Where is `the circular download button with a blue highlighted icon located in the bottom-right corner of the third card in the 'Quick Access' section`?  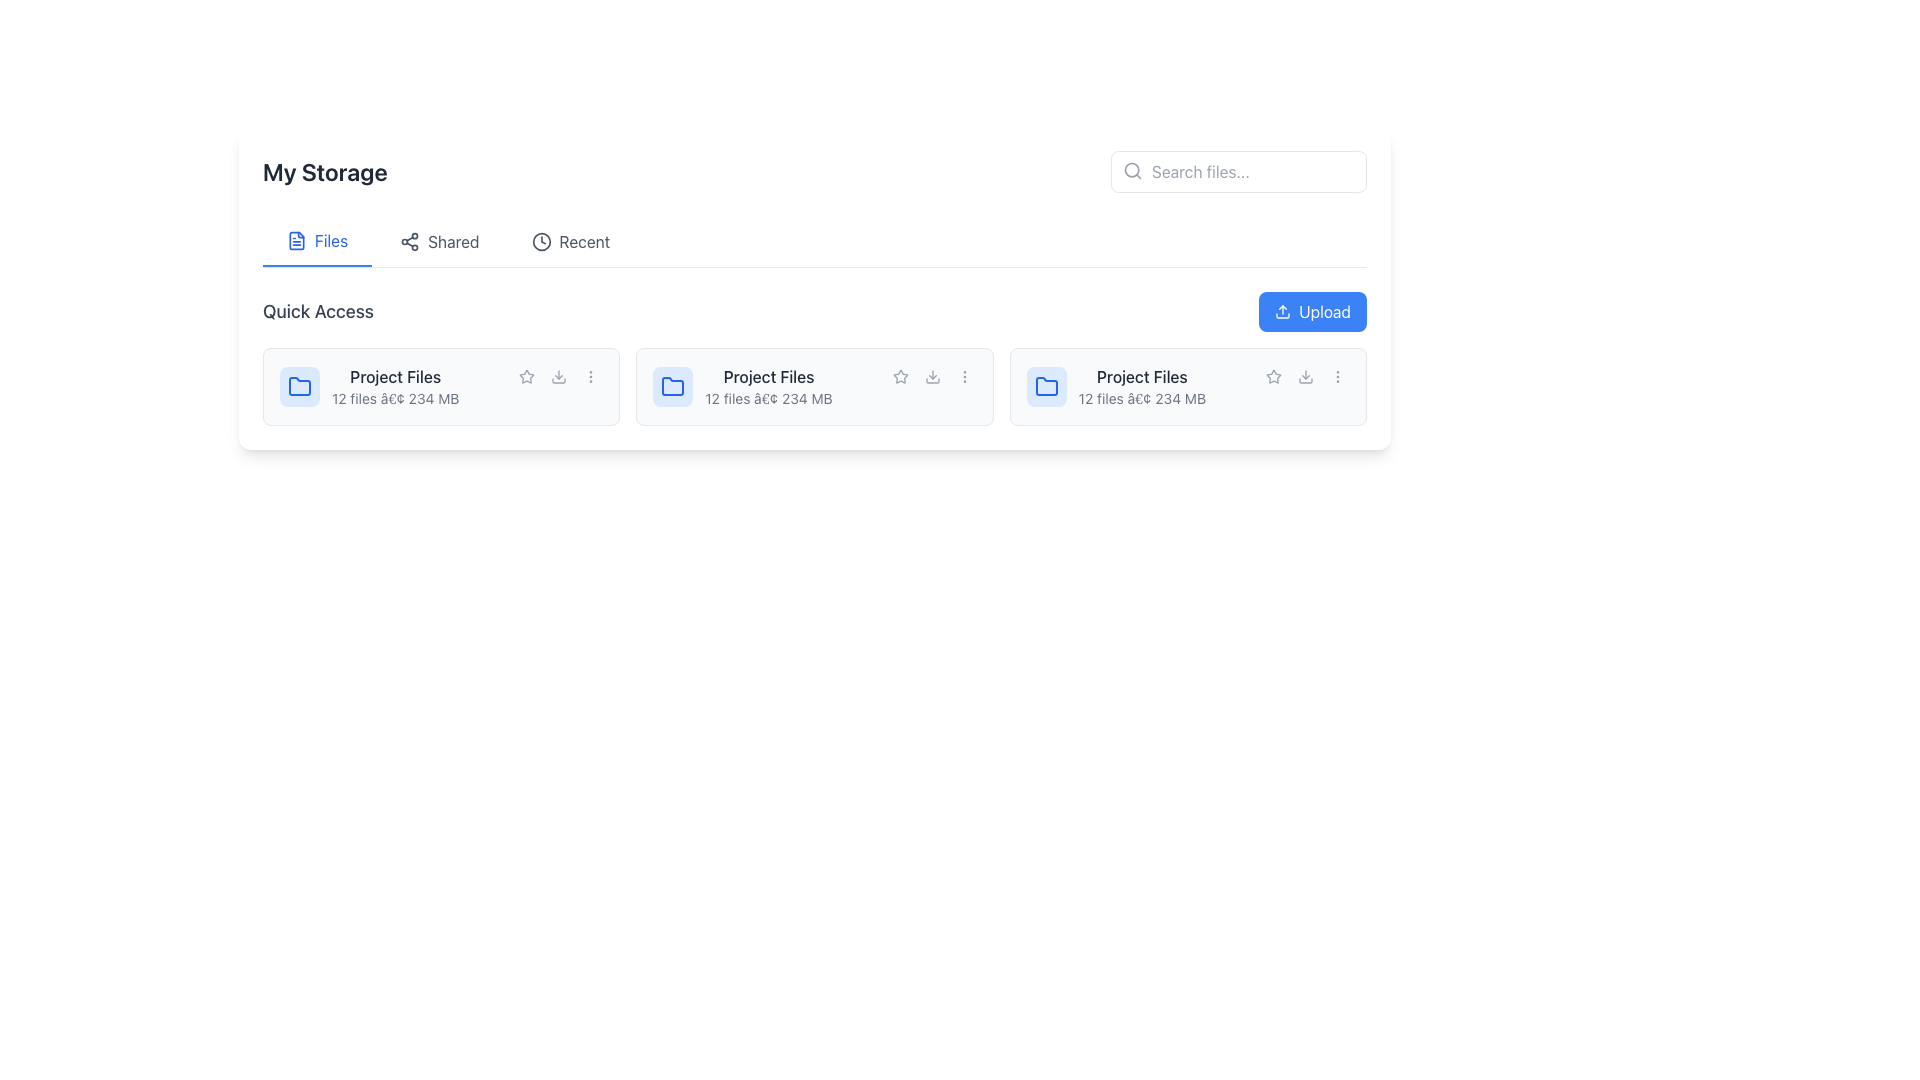
the circular download button with a blue highlighted icon located in the bottom-right corner of the third card in the 'Quick Access' section is located at coordinates (1305, 377).